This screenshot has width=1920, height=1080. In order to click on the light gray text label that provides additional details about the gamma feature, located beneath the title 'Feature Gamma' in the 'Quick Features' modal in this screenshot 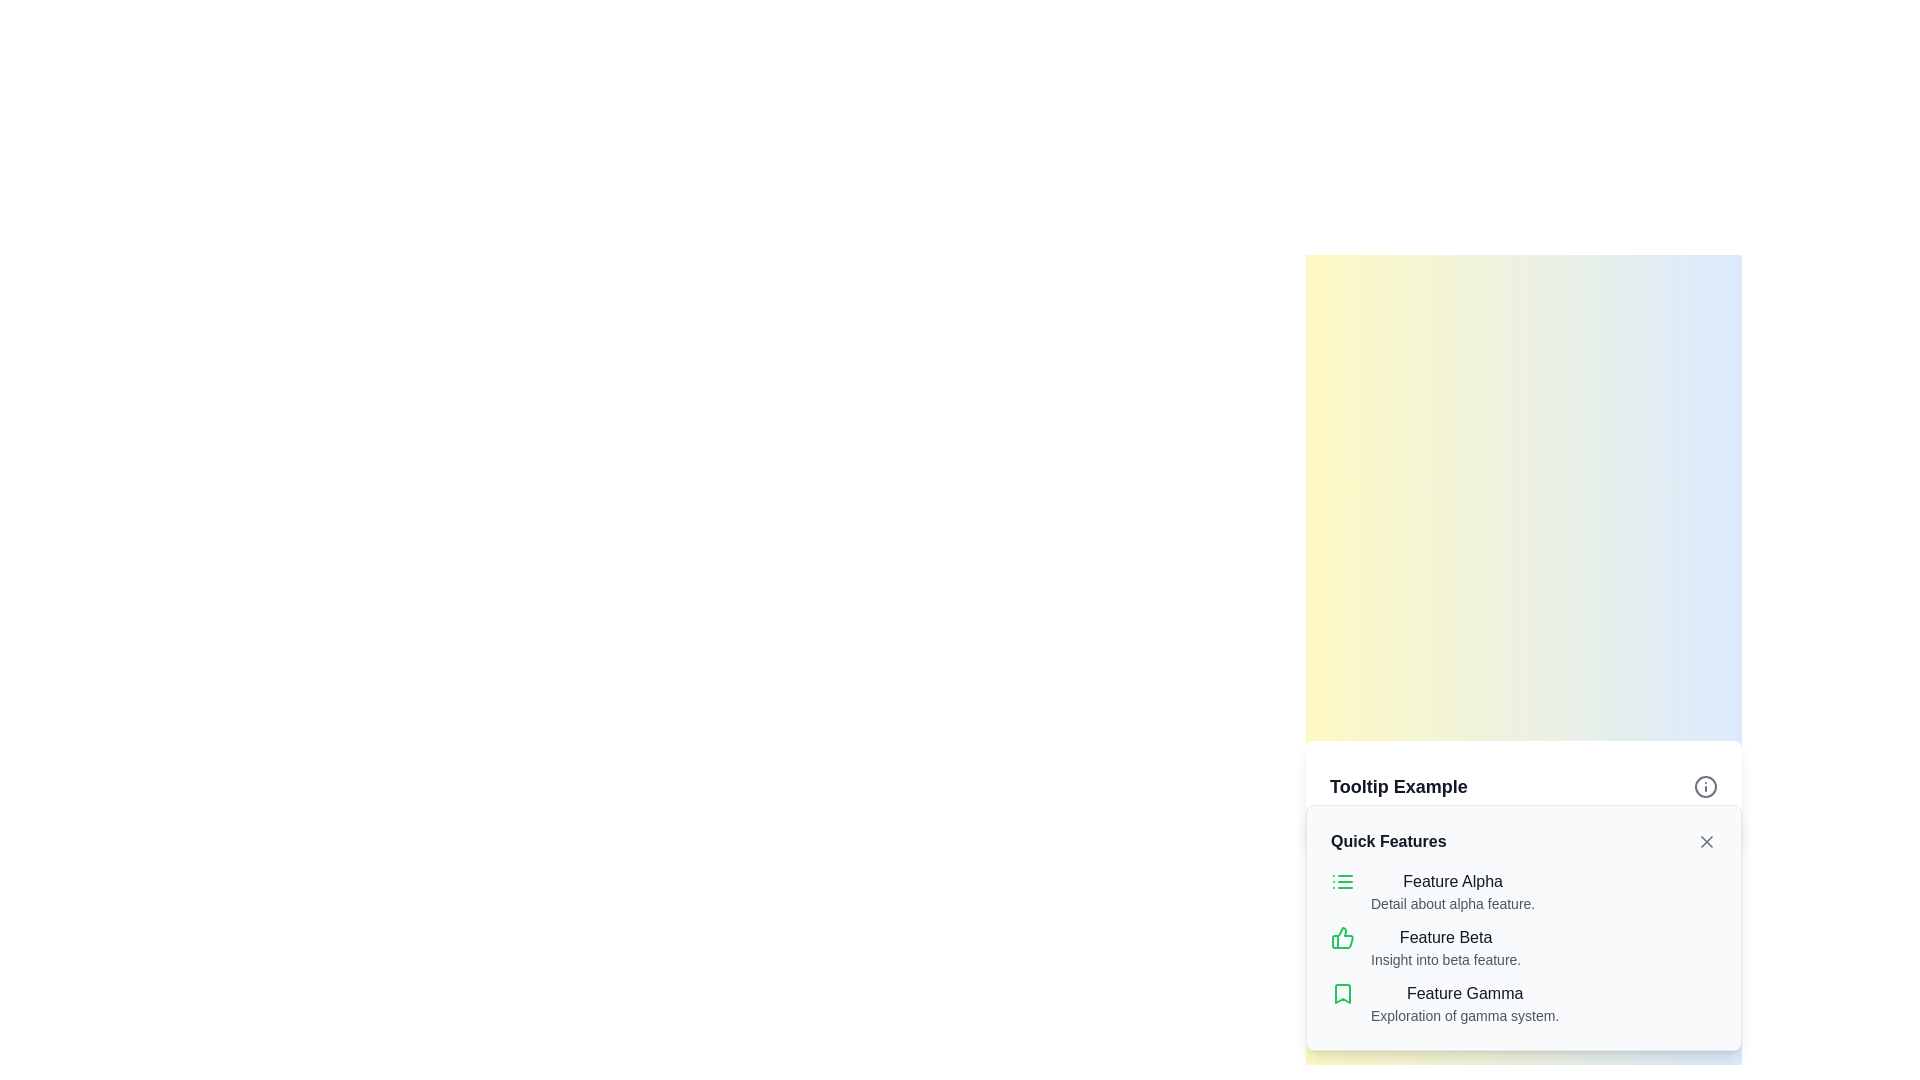, I will do `click(1465, 1015)`.